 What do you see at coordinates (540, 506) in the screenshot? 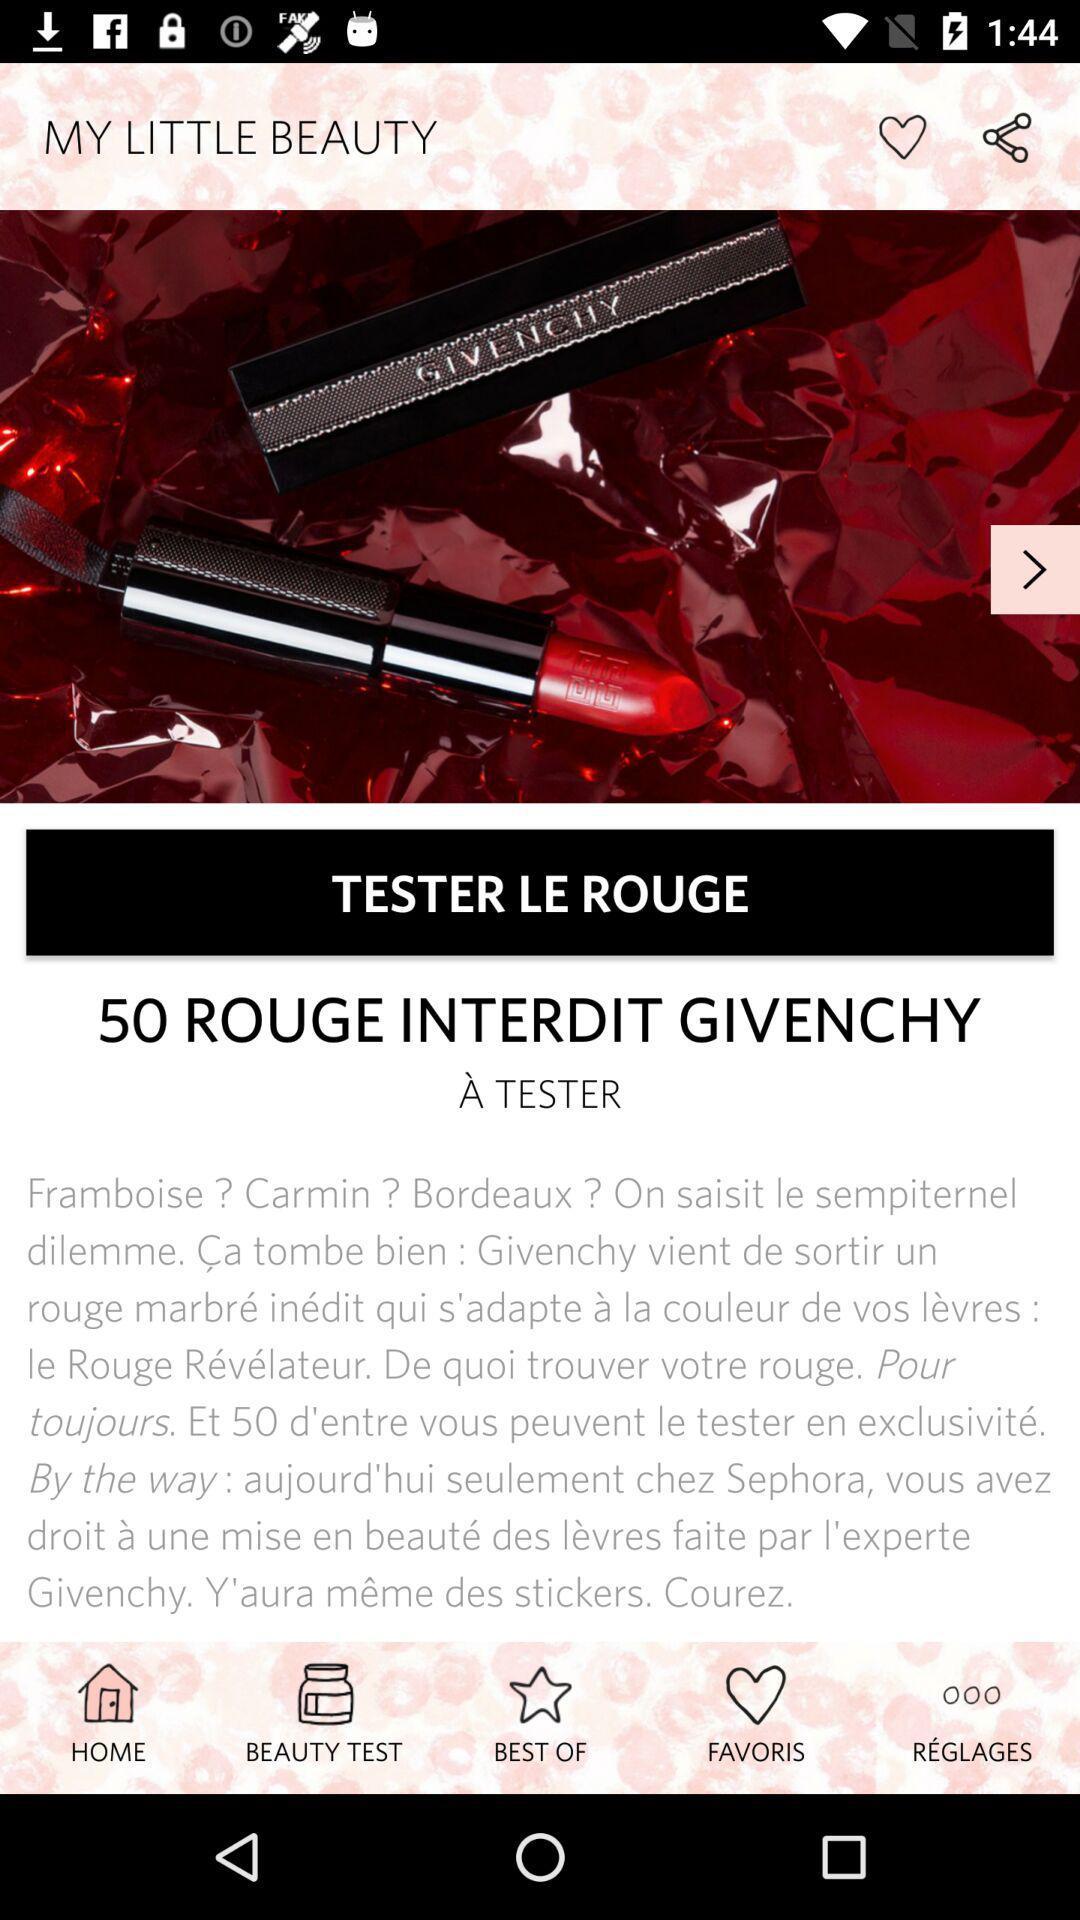
I see `banner` at bounding box center [540, 506].